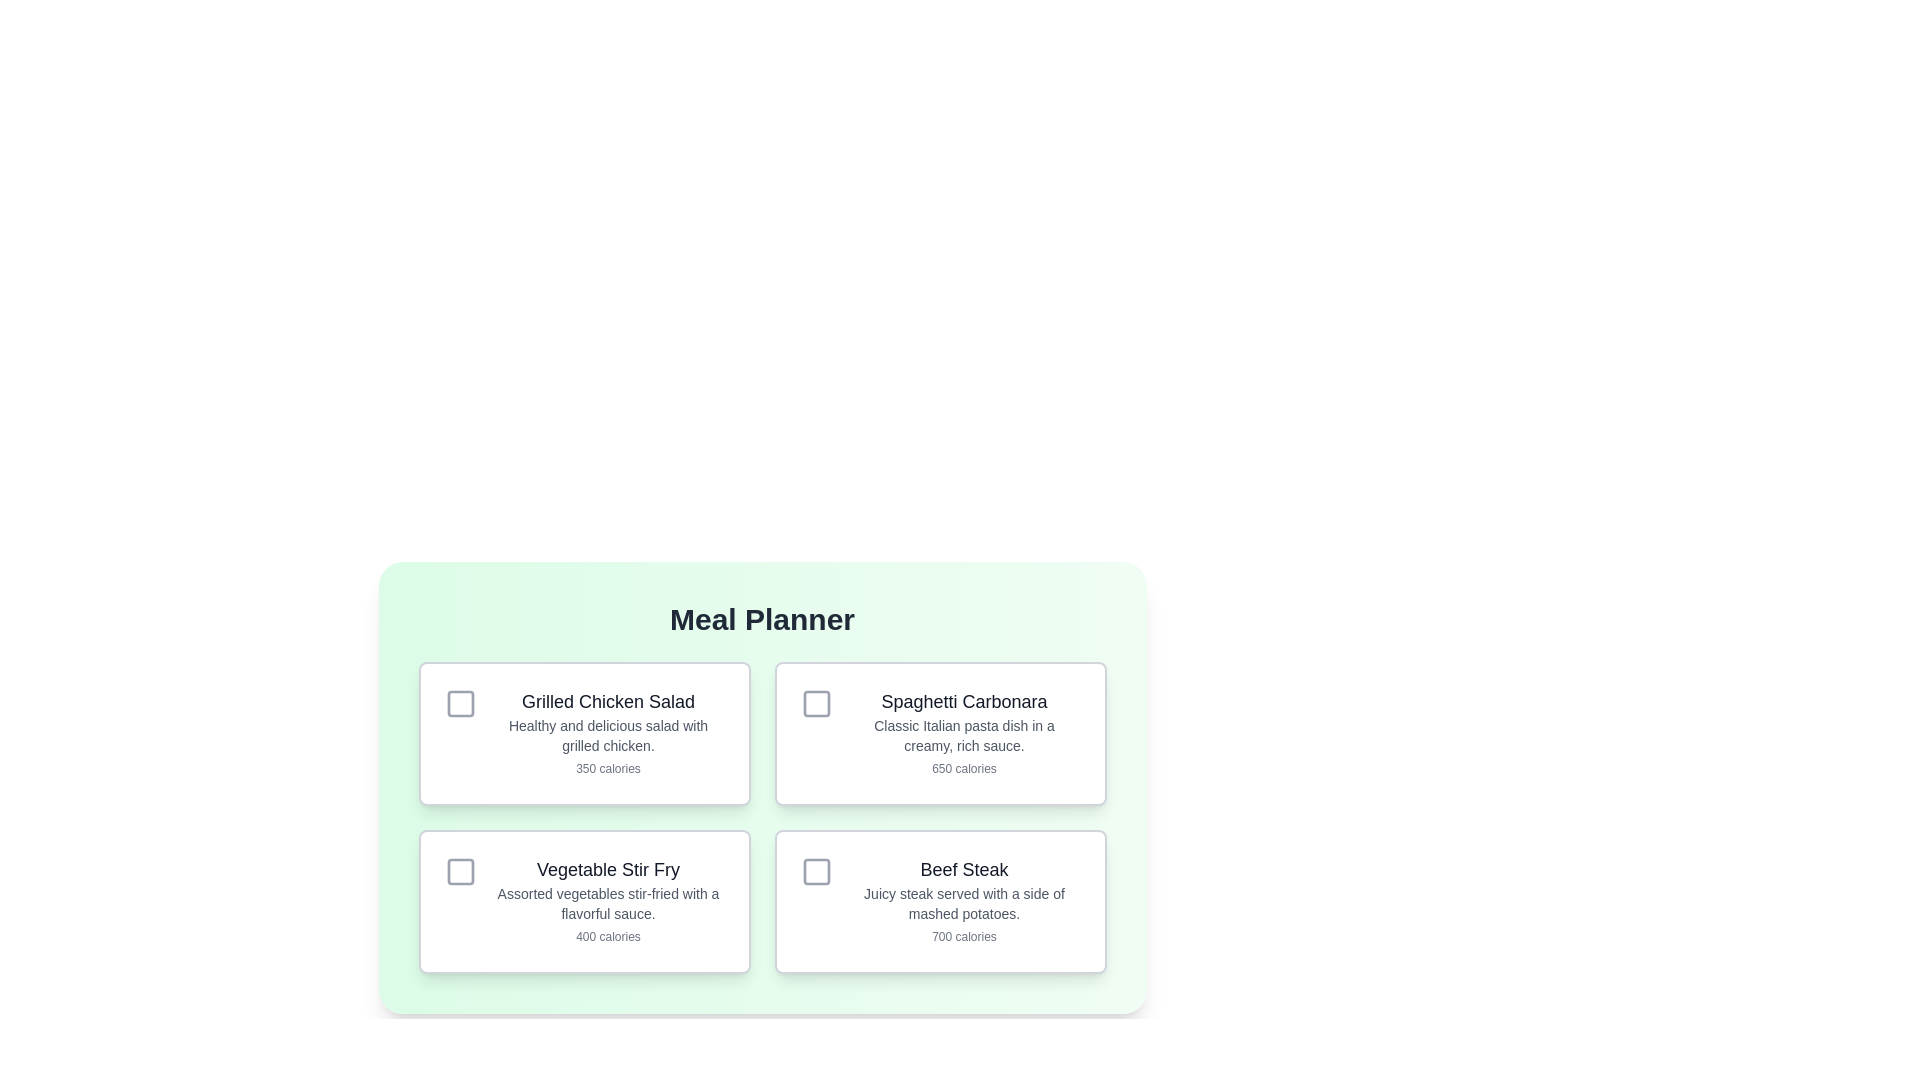  I want to click on the empty checkbox located to the left of the text 'Beef Steak' in the meal planning interface, so click(816, 870).